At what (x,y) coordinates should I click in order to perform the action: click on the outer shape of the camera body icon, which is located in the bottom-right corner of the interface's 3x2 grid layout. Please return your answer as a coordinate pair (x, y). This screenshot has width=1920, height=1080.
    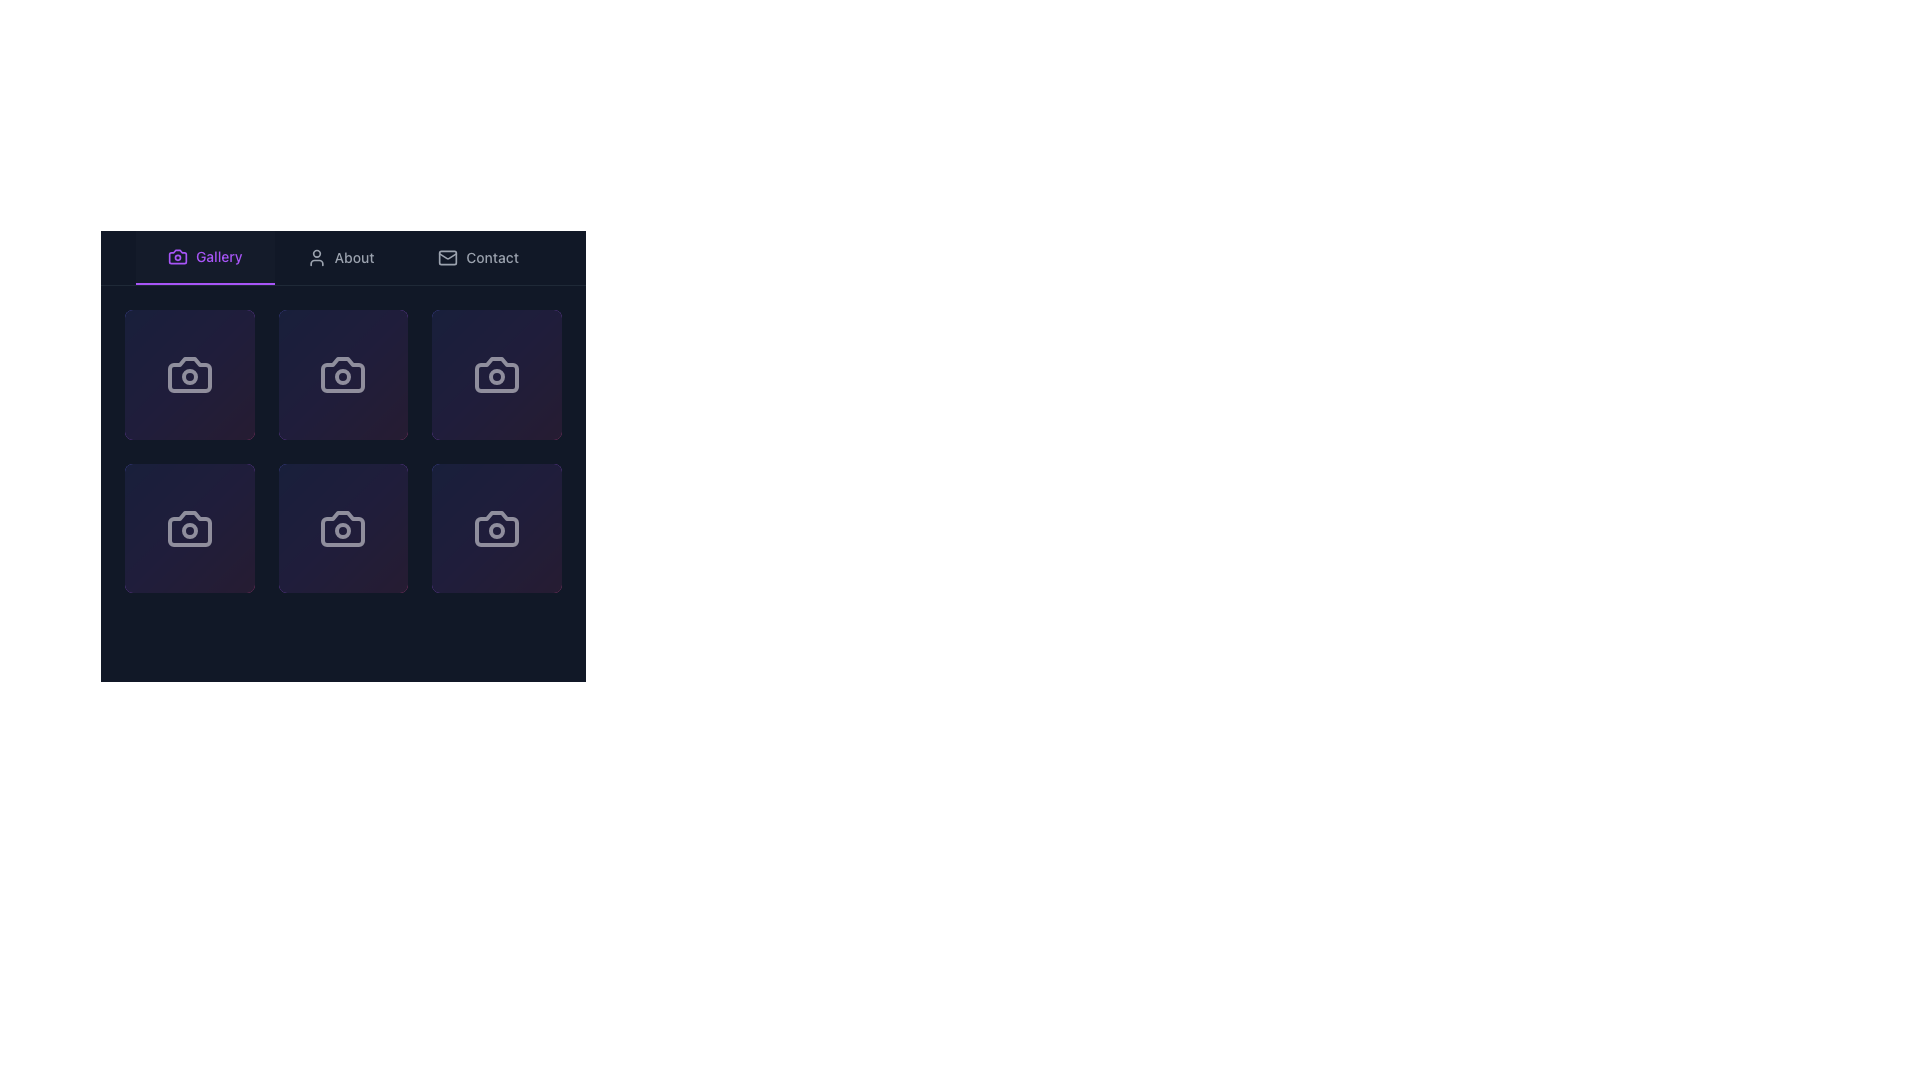
    Looking at the image, I should click on (497, 527).